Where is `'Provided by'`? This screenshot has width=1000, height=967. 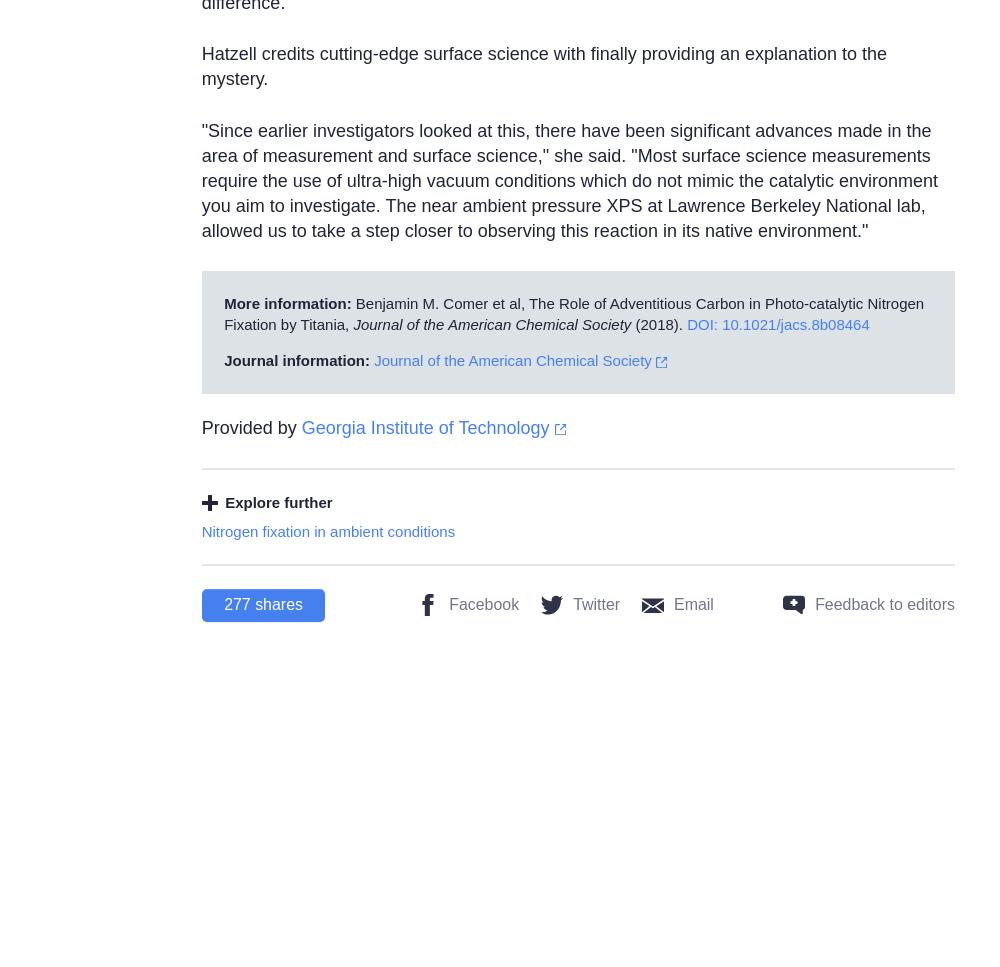 'Provided by' is located at coordinates (251, 426).